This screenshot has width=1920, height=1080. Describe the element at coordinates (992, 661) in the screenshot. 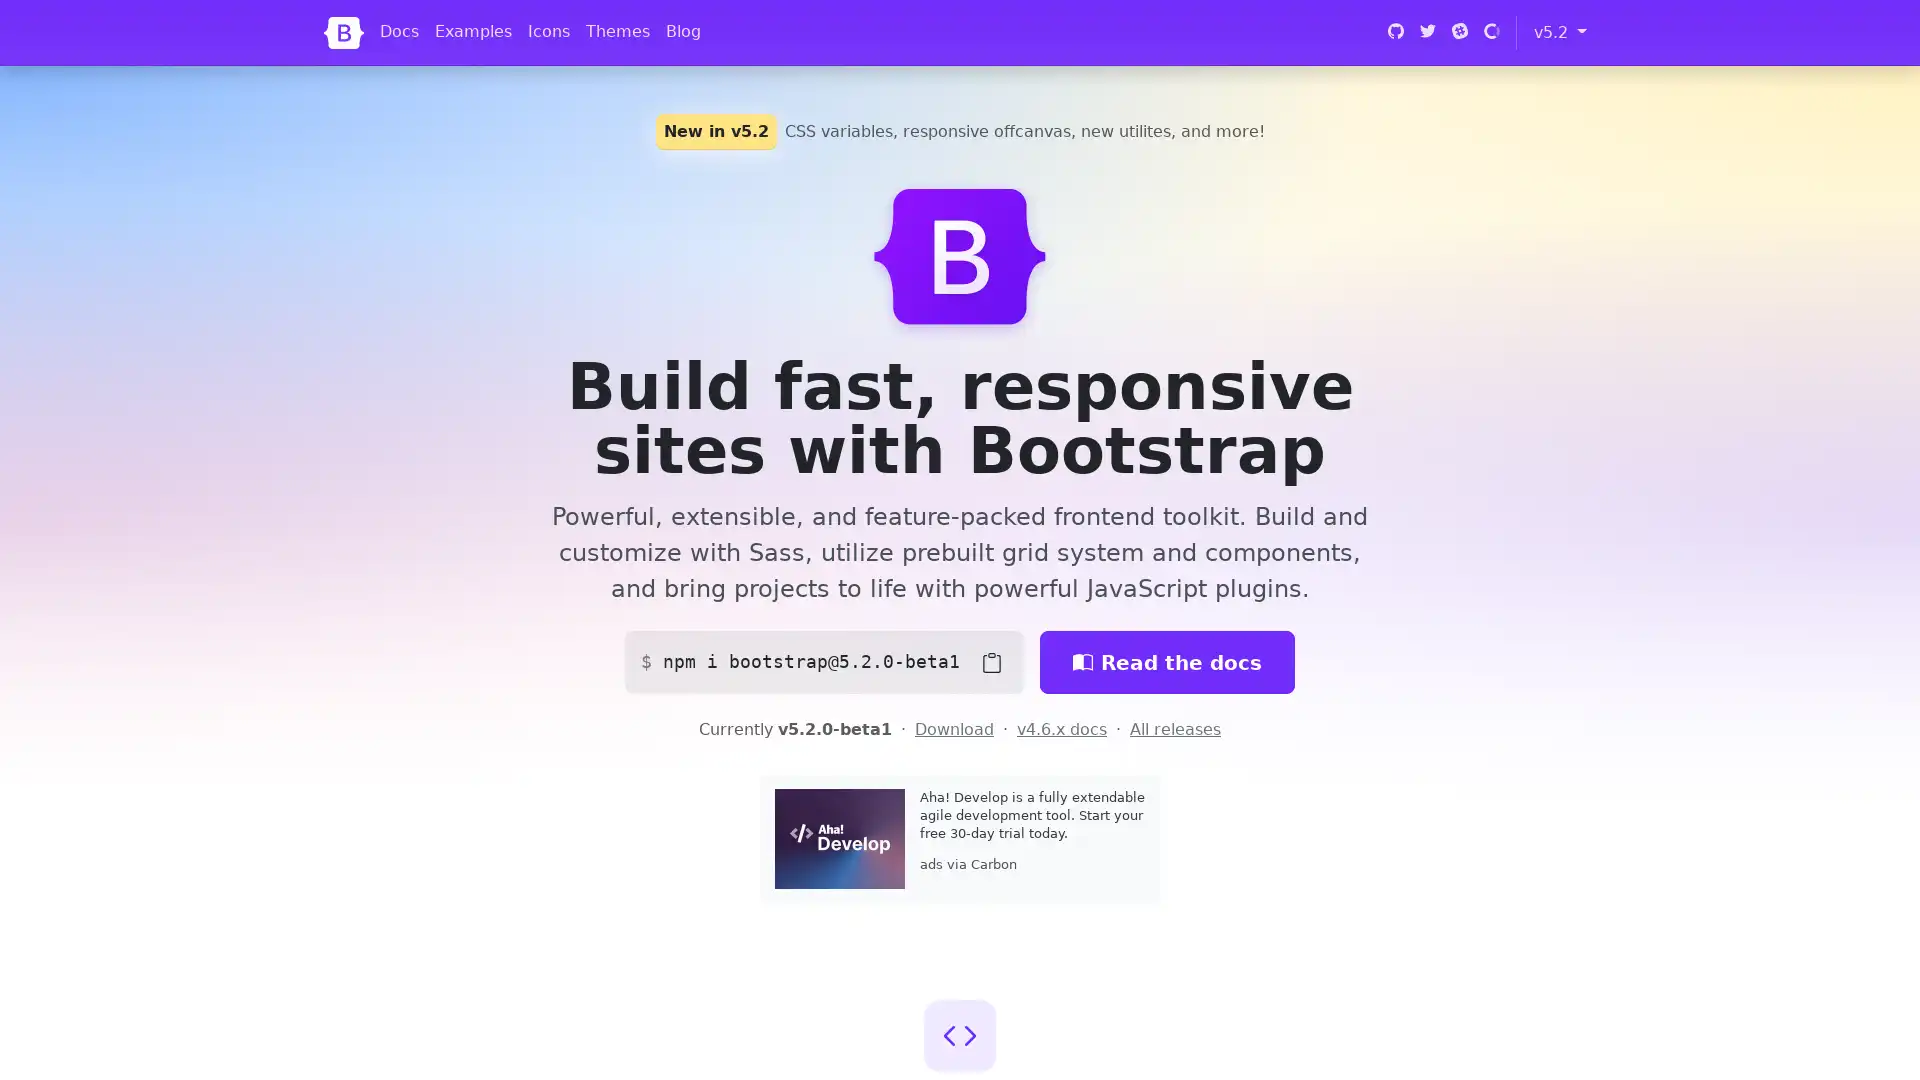

I see `Copy` at that location.